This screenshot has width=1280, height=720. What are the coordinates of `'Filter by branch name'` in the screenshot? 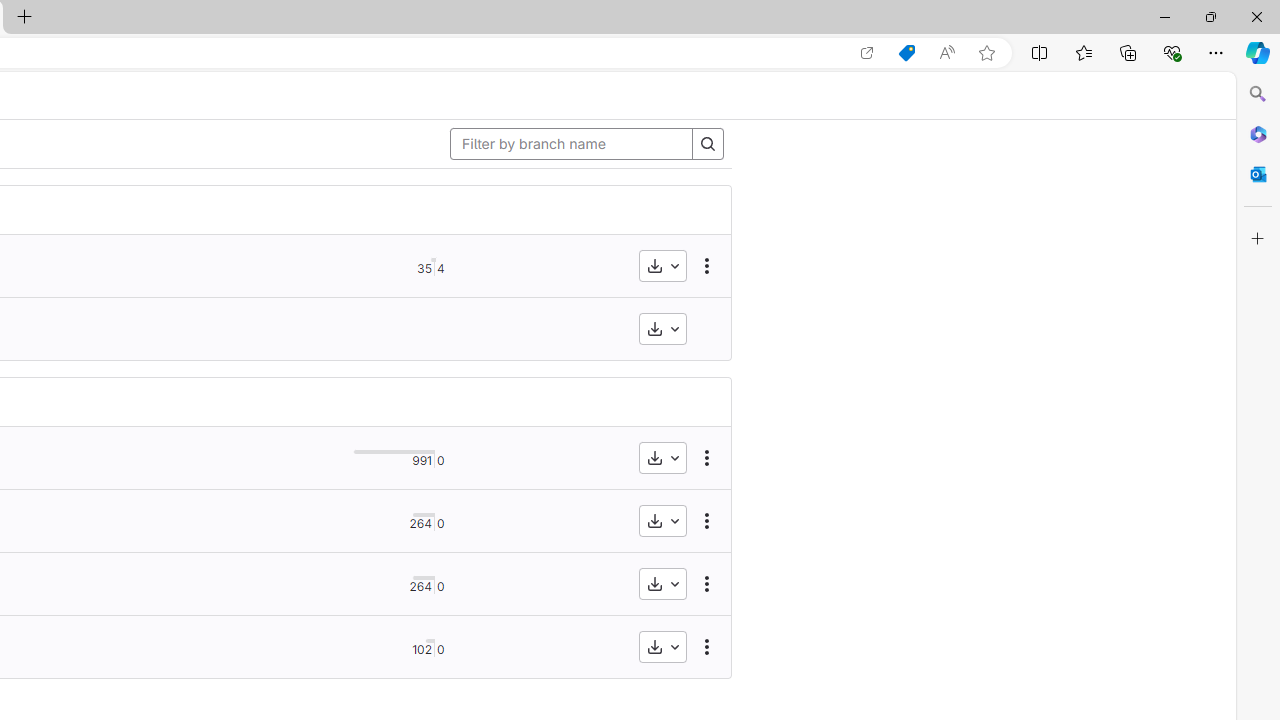 It's located at (570, 143).